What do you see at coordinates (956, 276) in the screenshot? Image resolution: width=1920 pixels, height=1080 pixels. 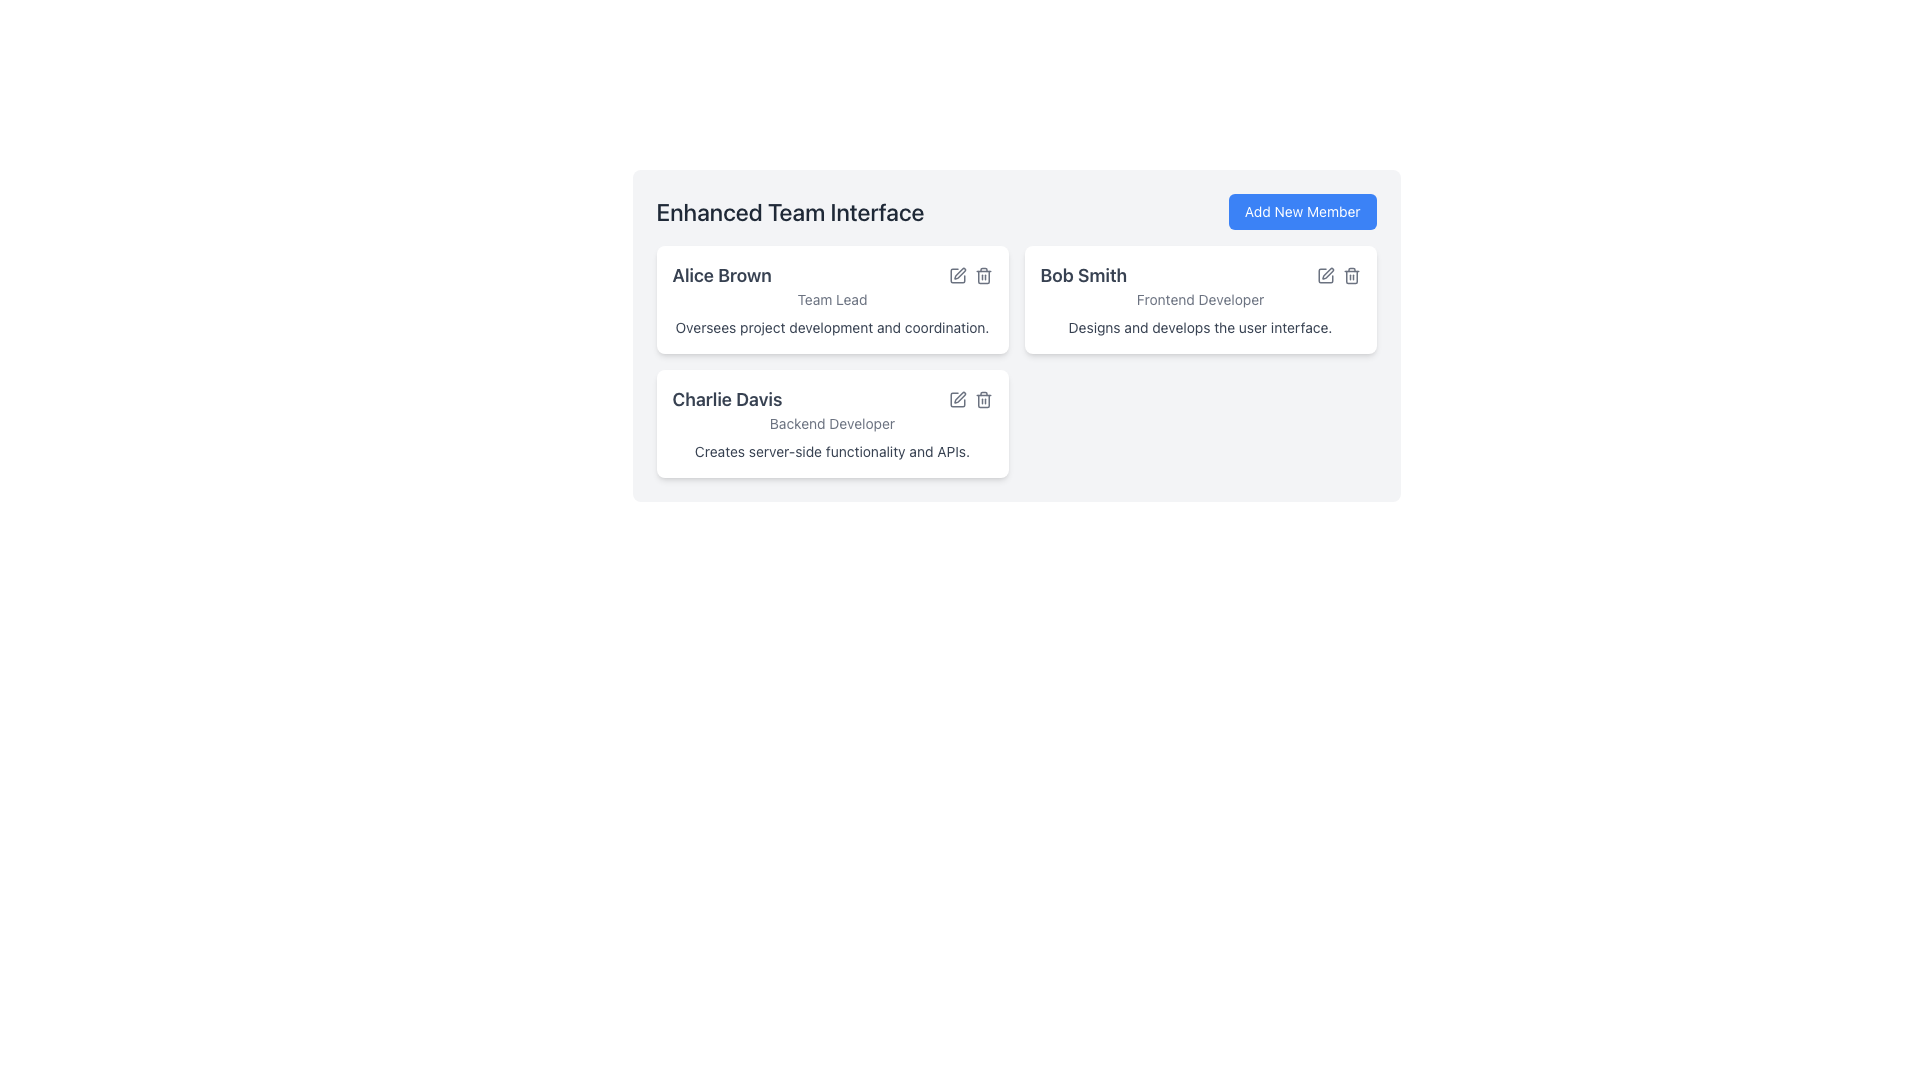 I see `the edit button icon resembling a pen, located in the top-right corner of the card labeled 'Alice Brown'` at bounding box center [956, 276].